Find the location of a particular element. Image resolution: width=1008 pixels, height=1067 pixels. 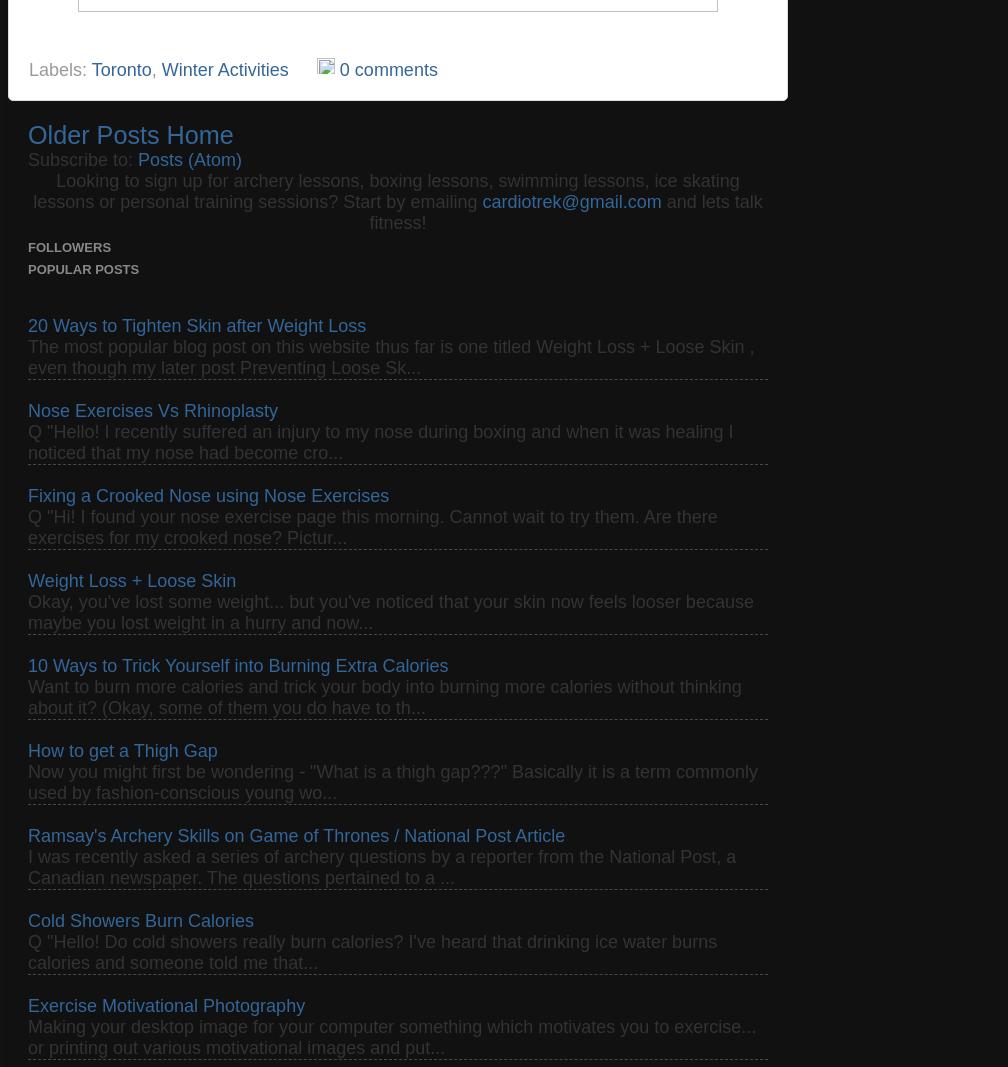

'Ramsay's Archery Skills on Game of Thrones / National Post Article' is located at coordinates (296, 834).